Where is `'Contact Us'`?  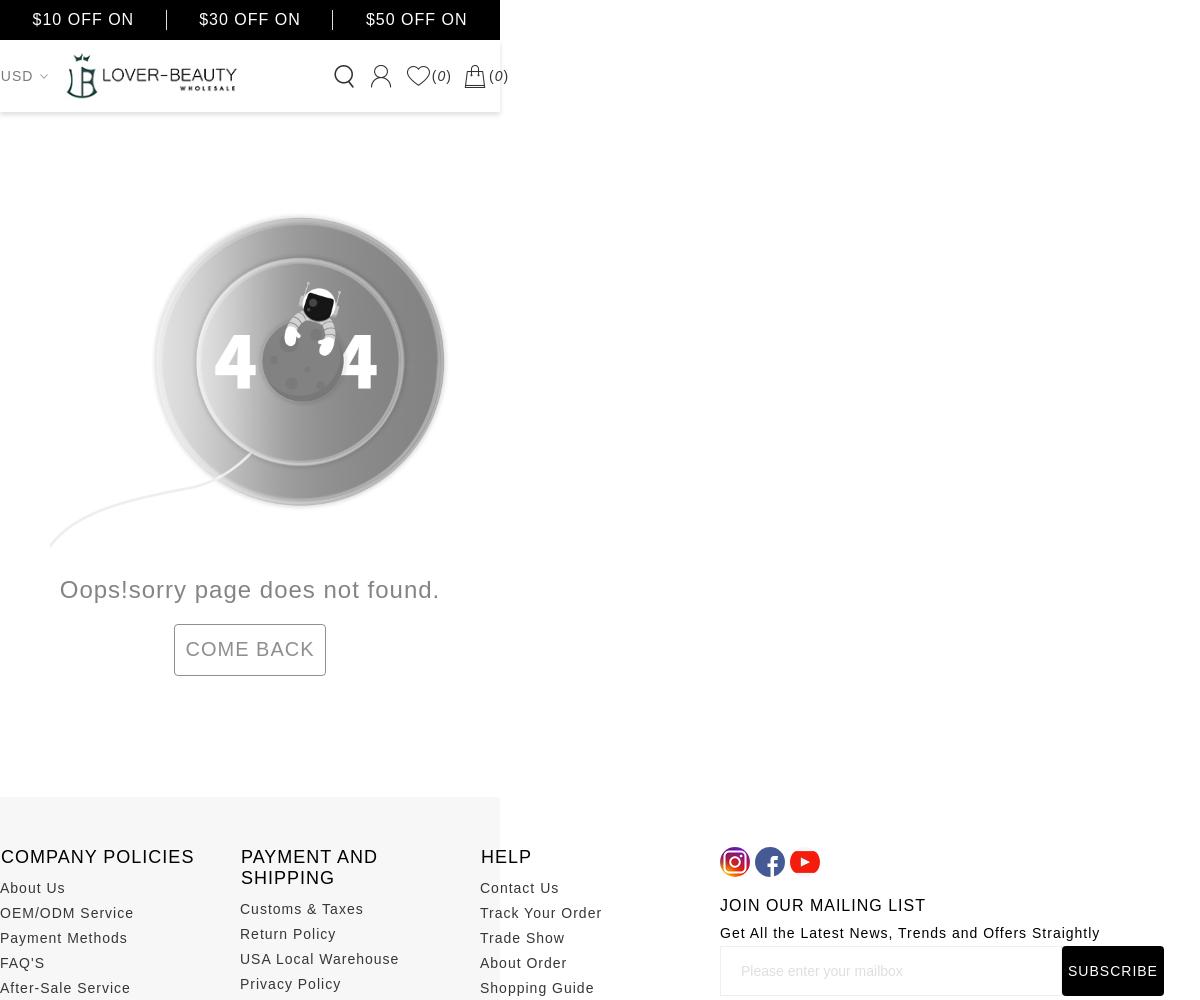 'Contact Us' is located at coordinates (479, 887).